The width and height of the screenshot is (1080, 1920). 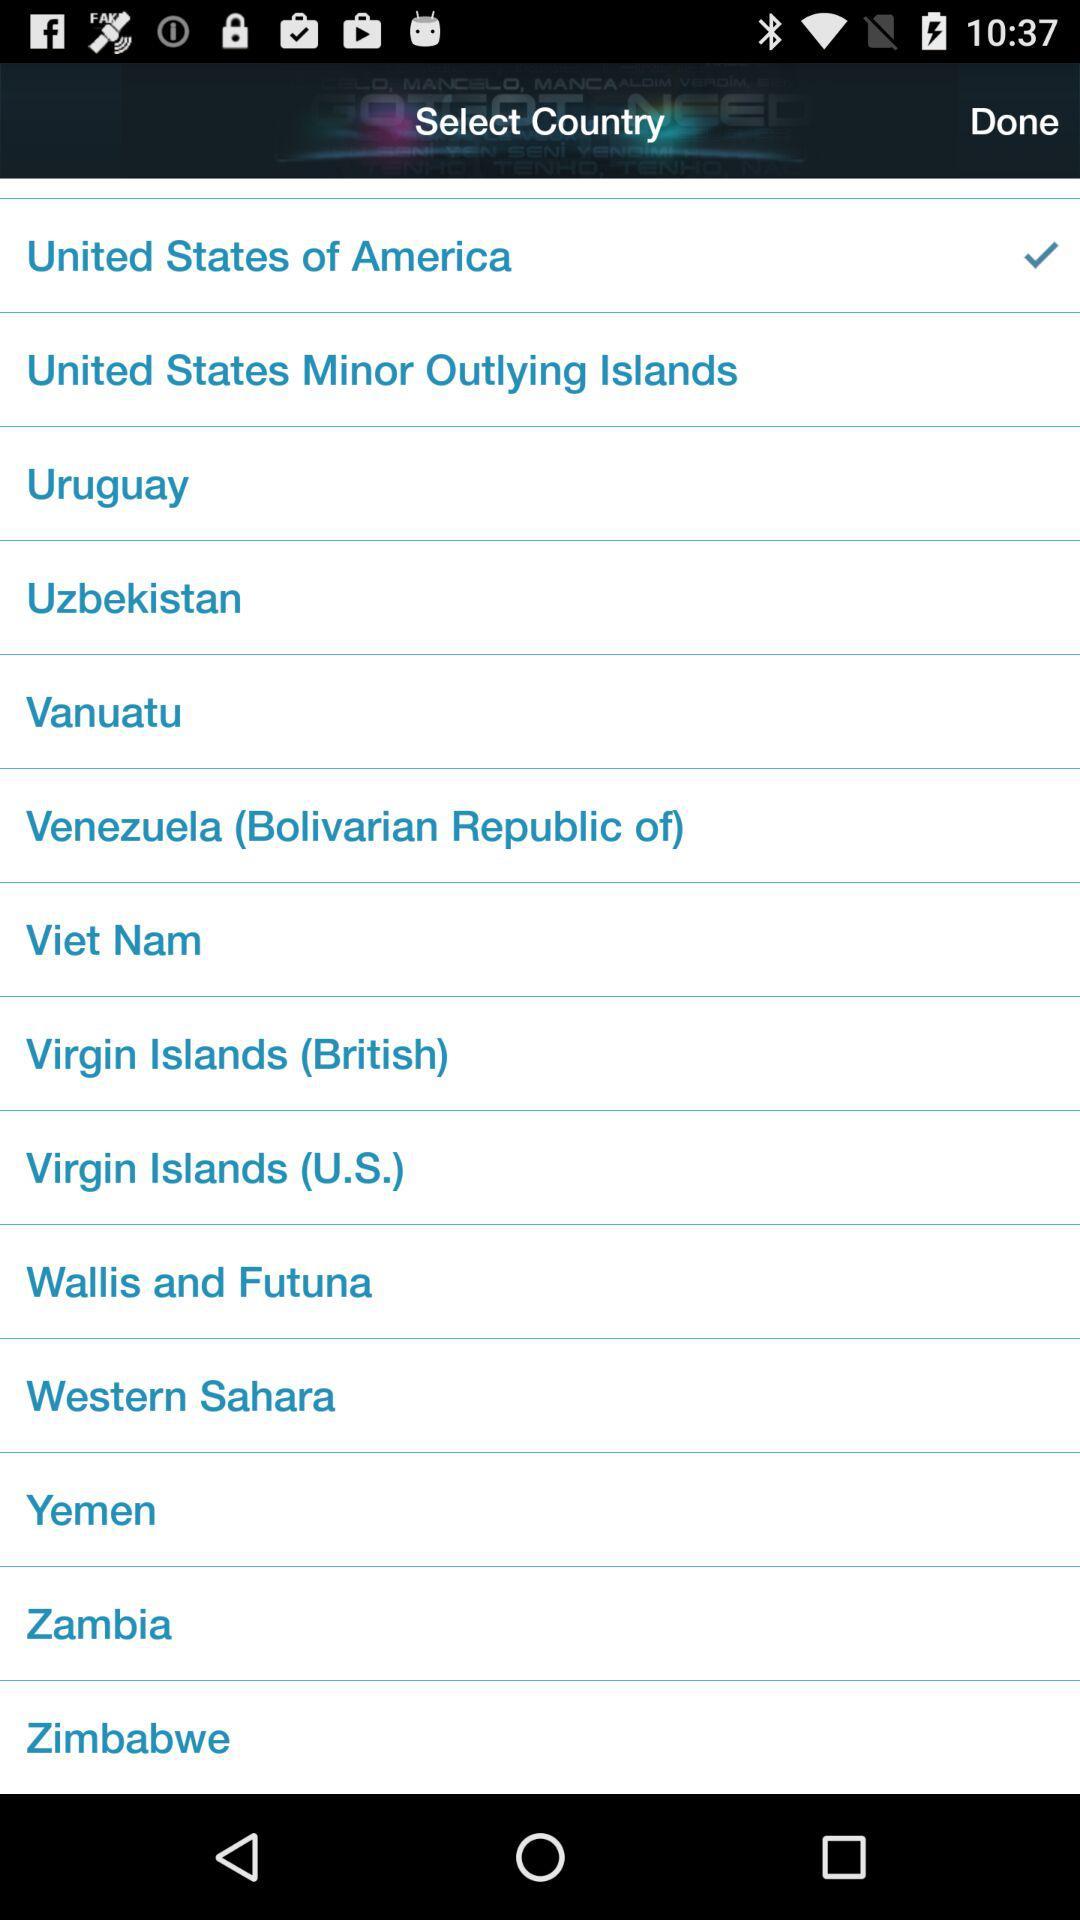 What do you see at coordinates (540, 1623) in the screenshot?
I see `item above zimbabwe item` at bounding box center [540, 1623].